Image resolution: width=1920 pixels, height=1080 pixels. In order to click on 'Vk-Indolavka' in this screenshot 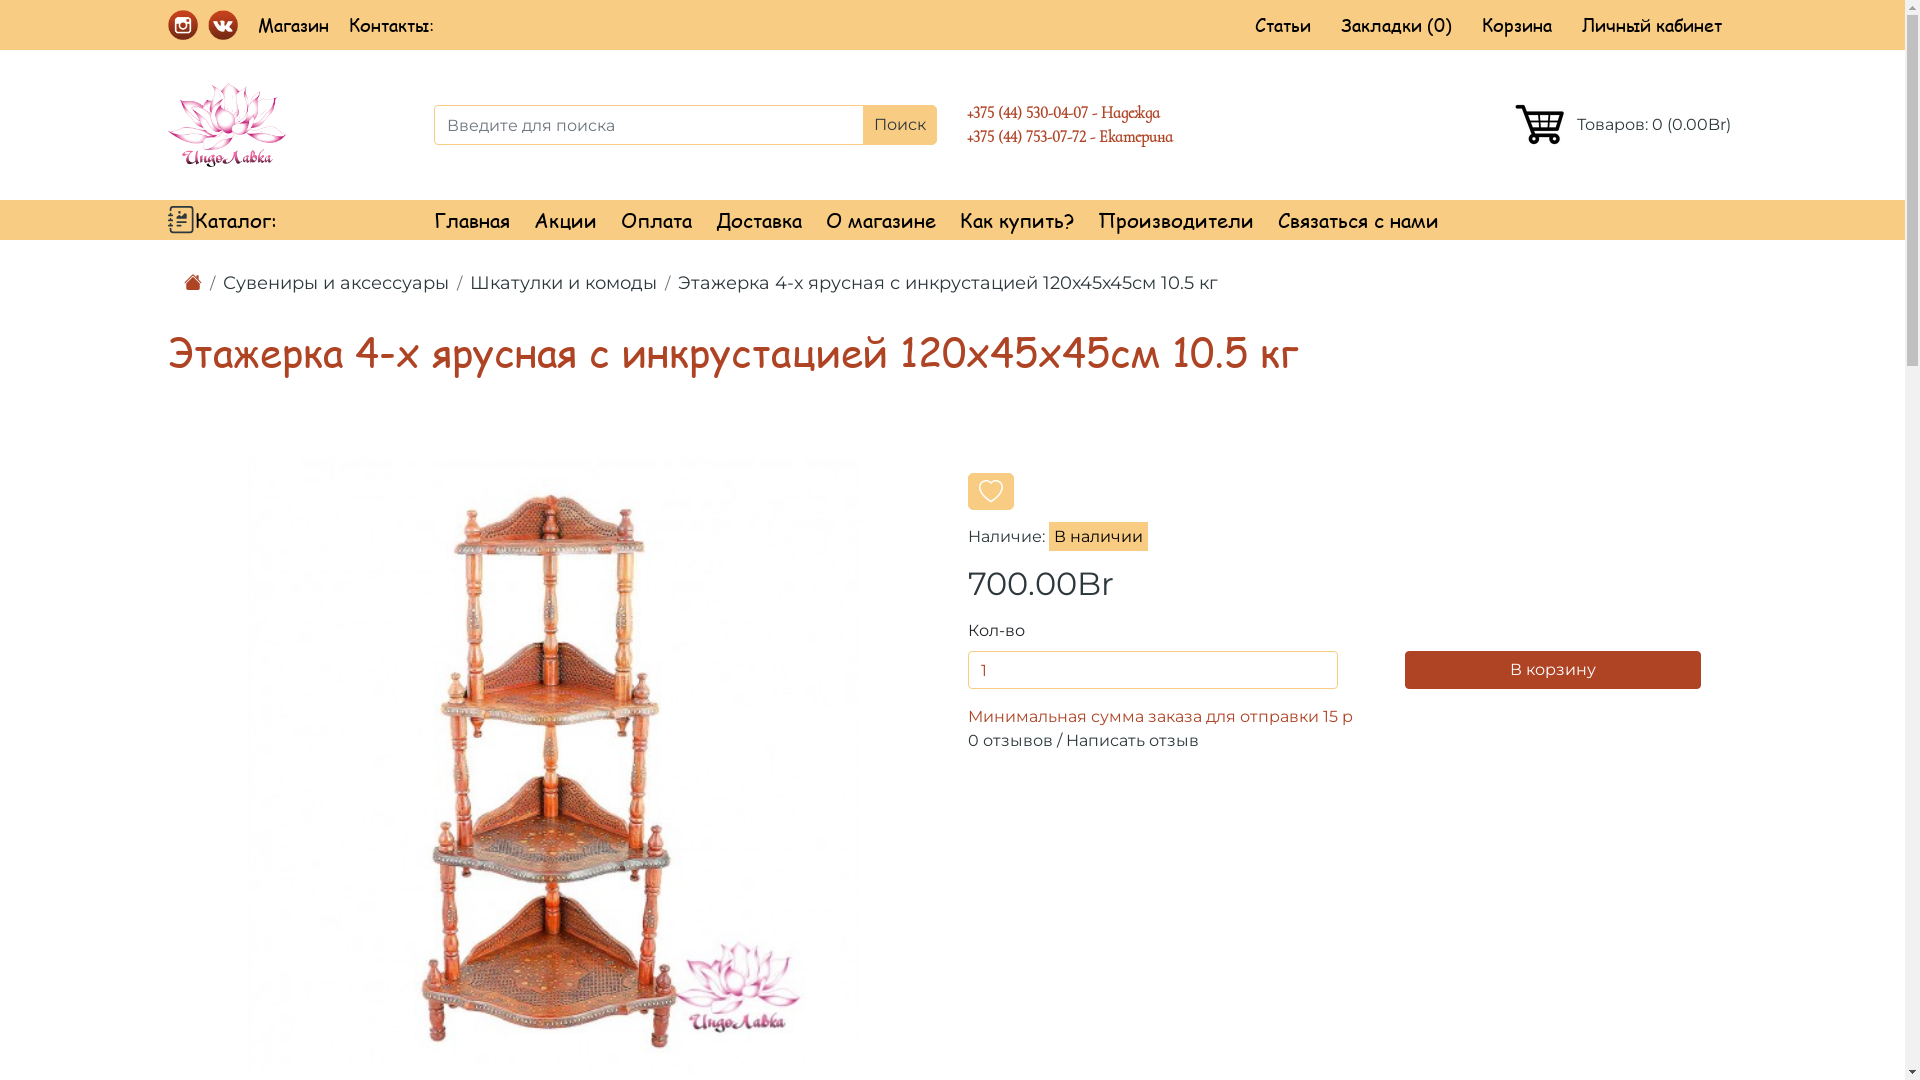, I will do `click(222, 23)`.